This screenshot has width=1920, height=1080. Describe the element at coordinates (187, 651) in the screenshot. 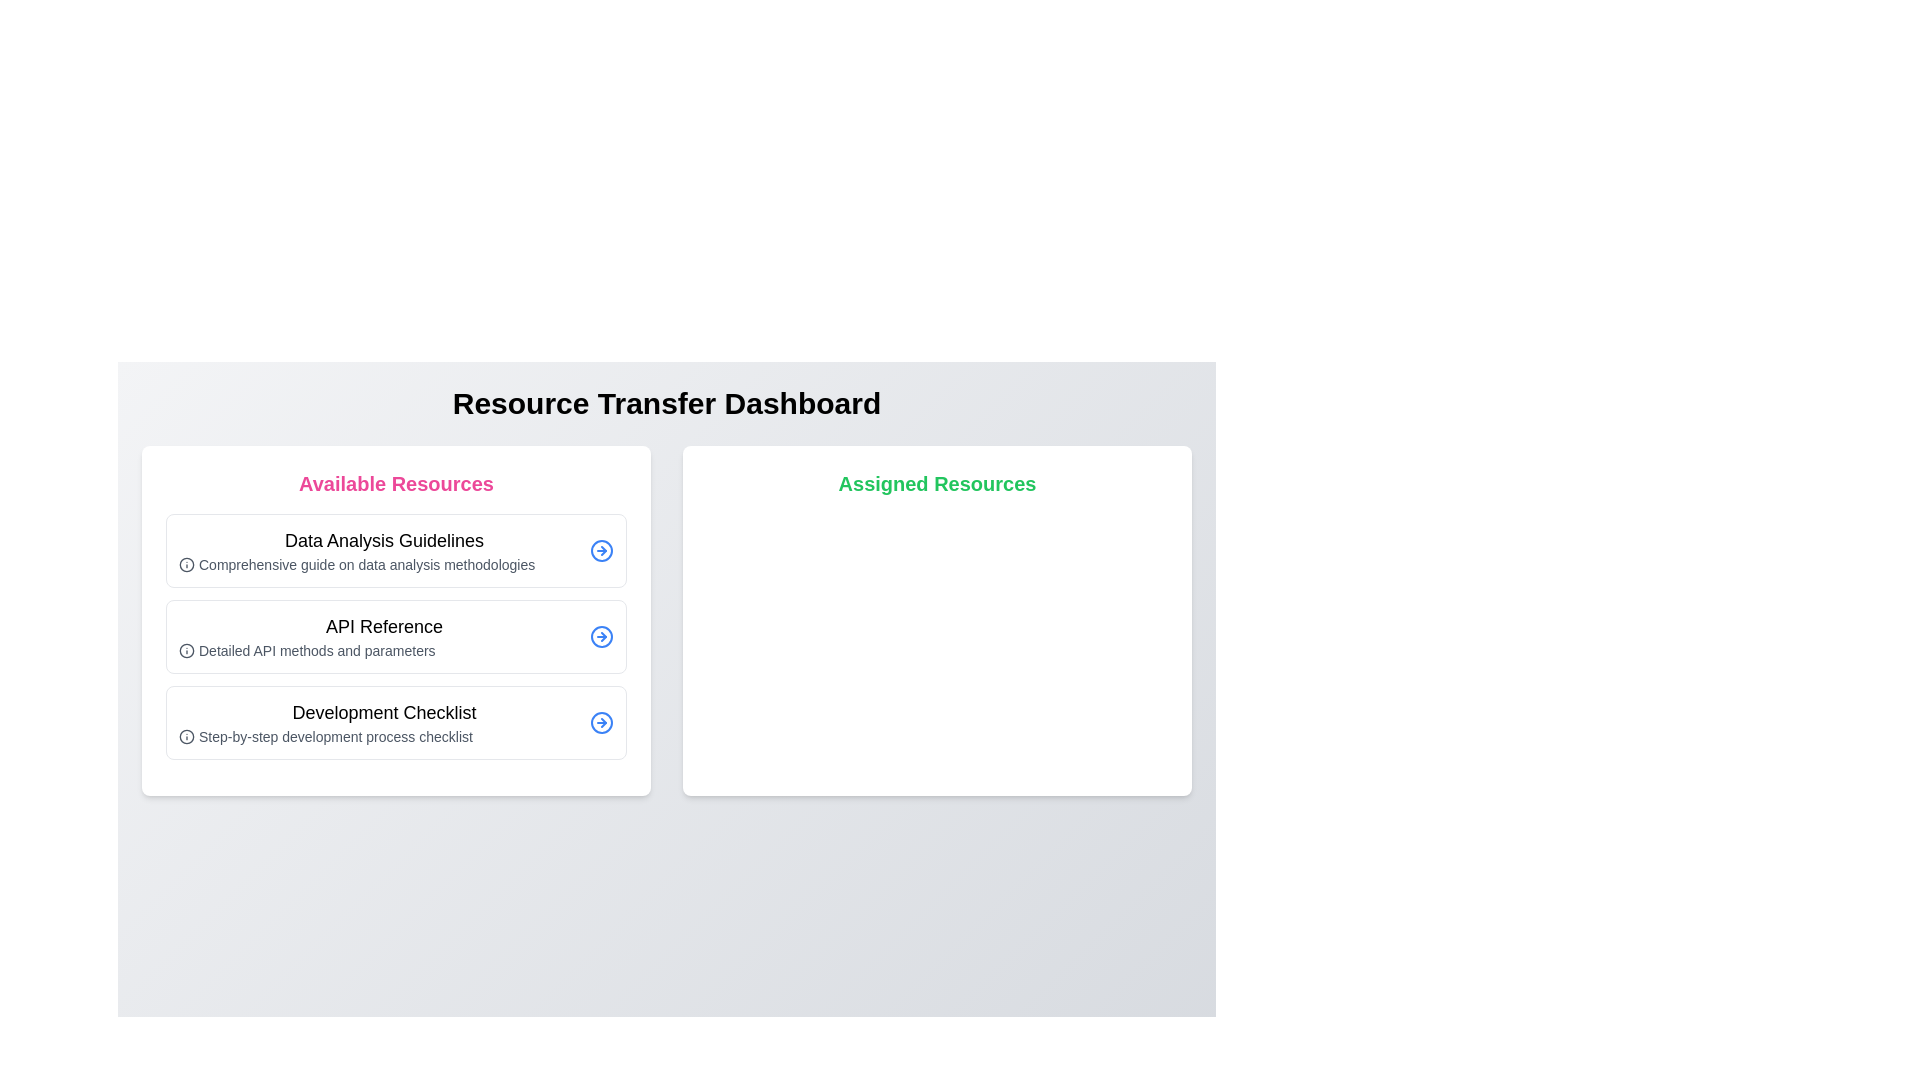

I see `the circular border of the icon located to the left of the text 'Detailed API methods and parameters' in the 'Available Resources' section` at that location.